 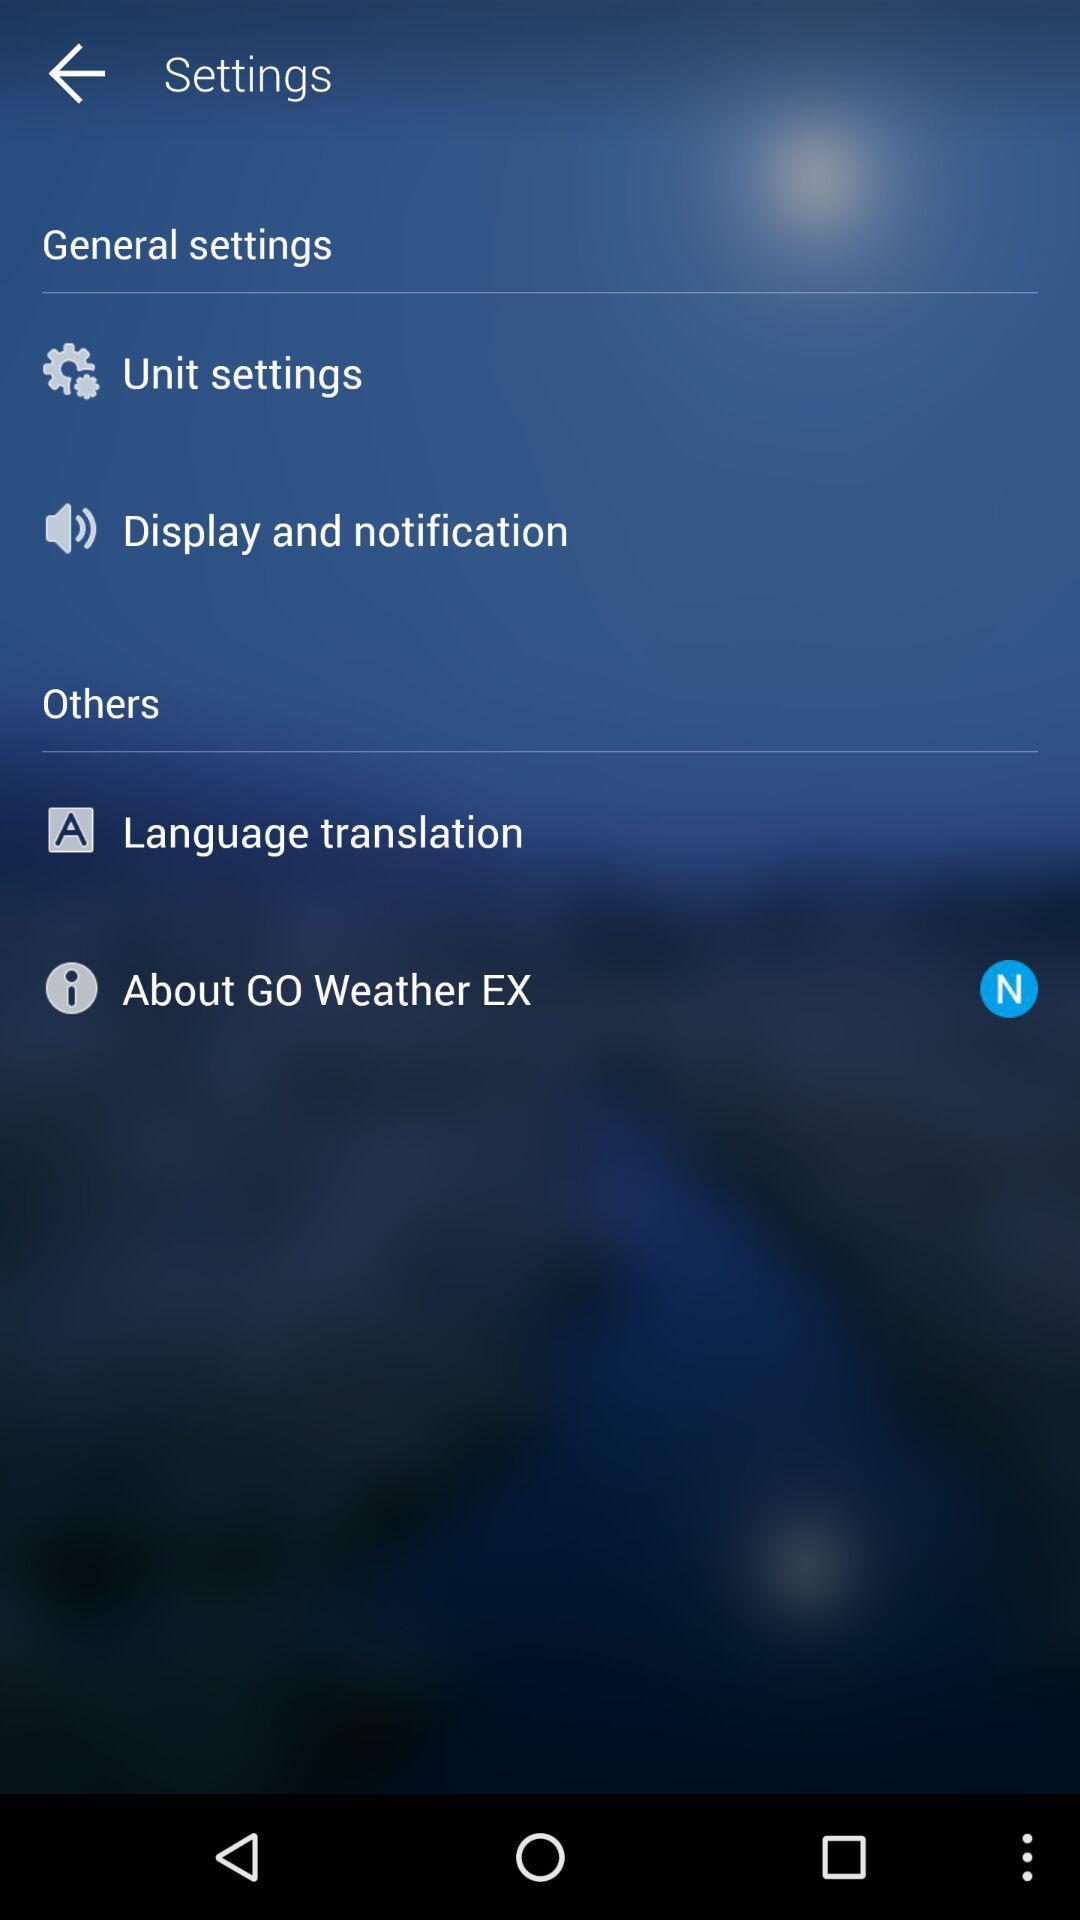 What do you see at coordinates (115, 78) in the screenshot?
I see `the arrow_backward icon` at bounding box center [115, 78].